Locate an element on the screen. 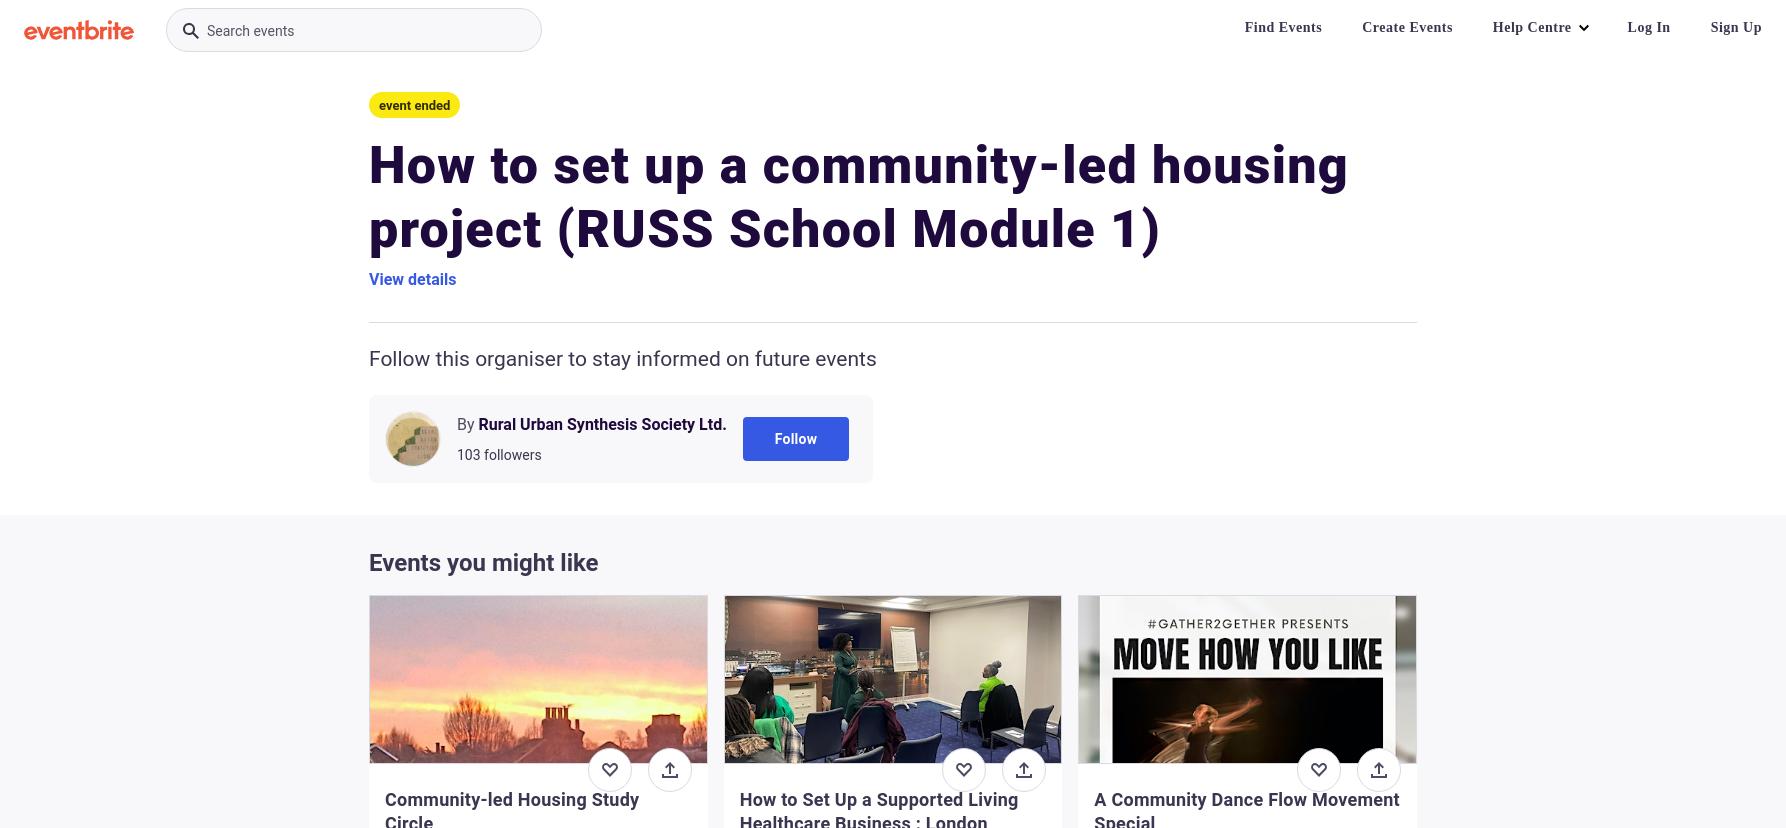  '103' is located at coordinates (467, 453).